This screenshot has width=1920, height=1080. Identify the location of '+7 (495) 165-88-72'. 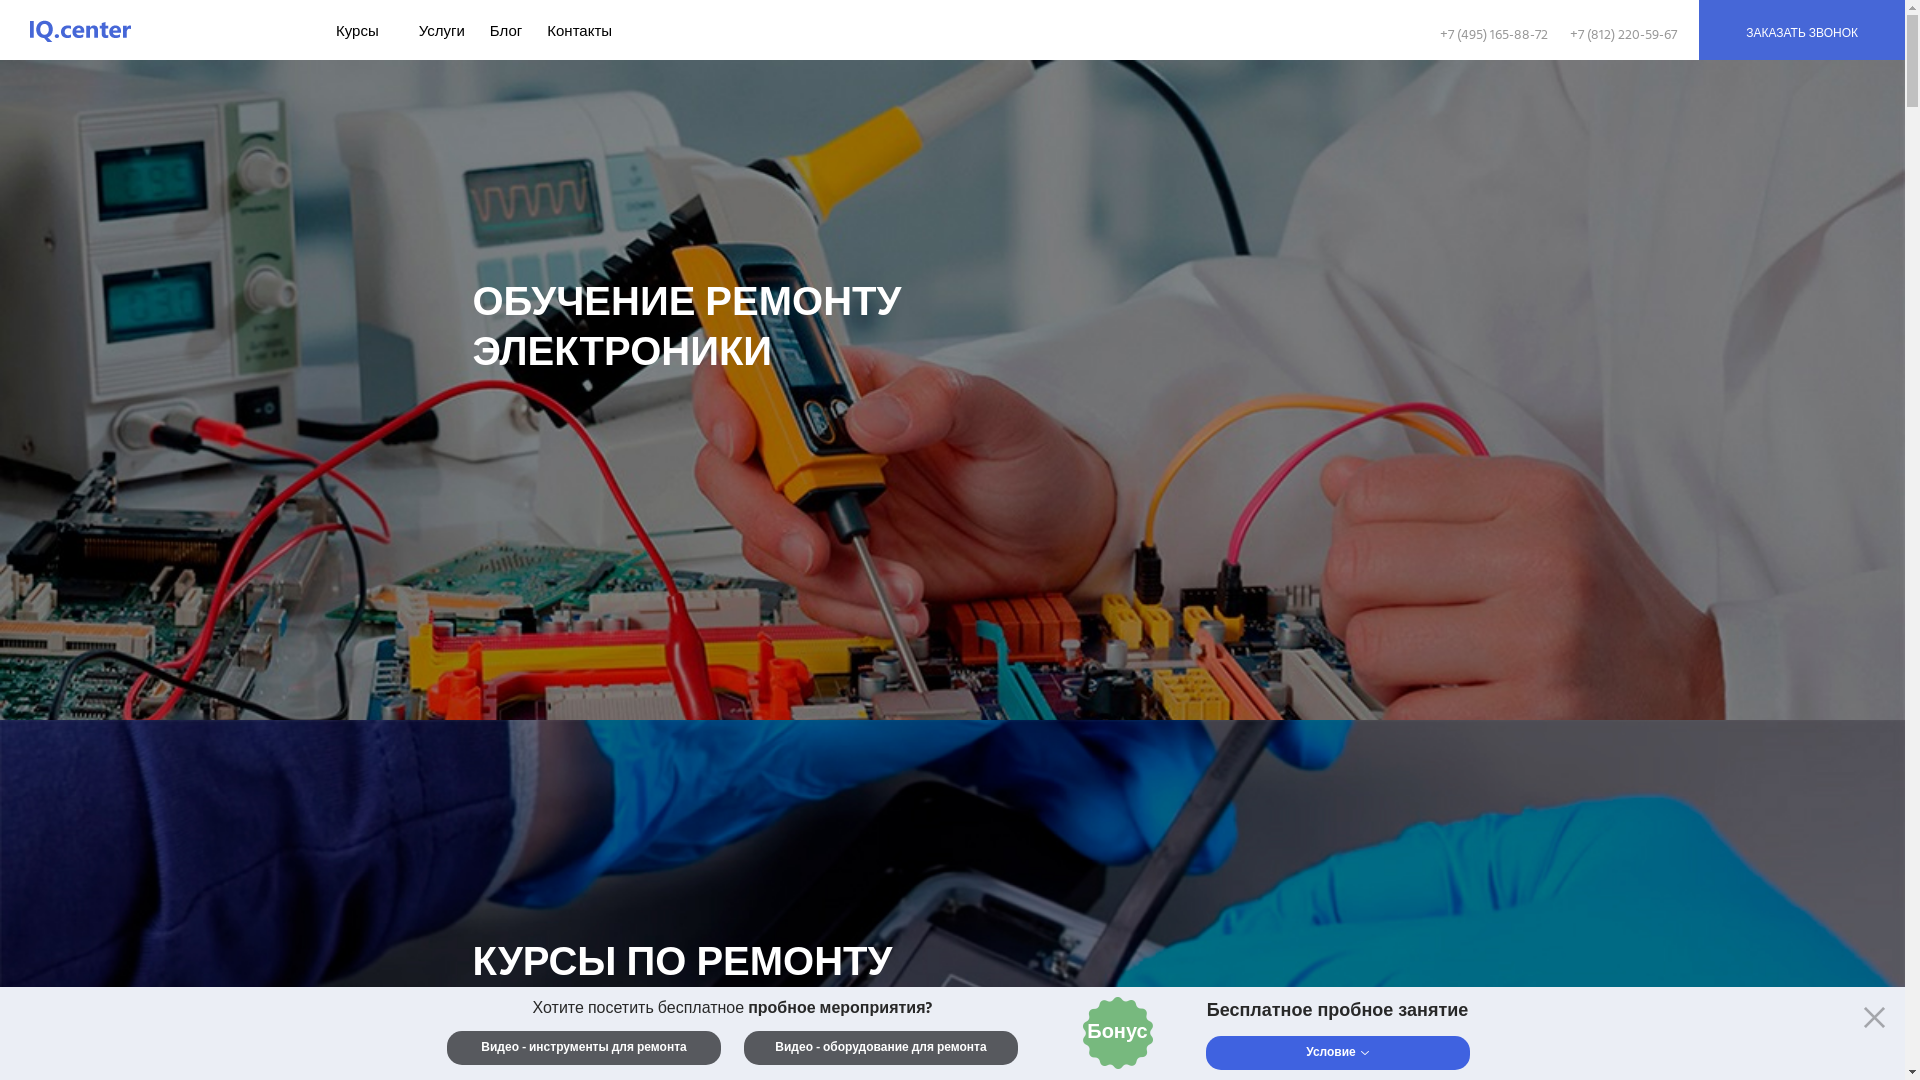
(1440, 35).